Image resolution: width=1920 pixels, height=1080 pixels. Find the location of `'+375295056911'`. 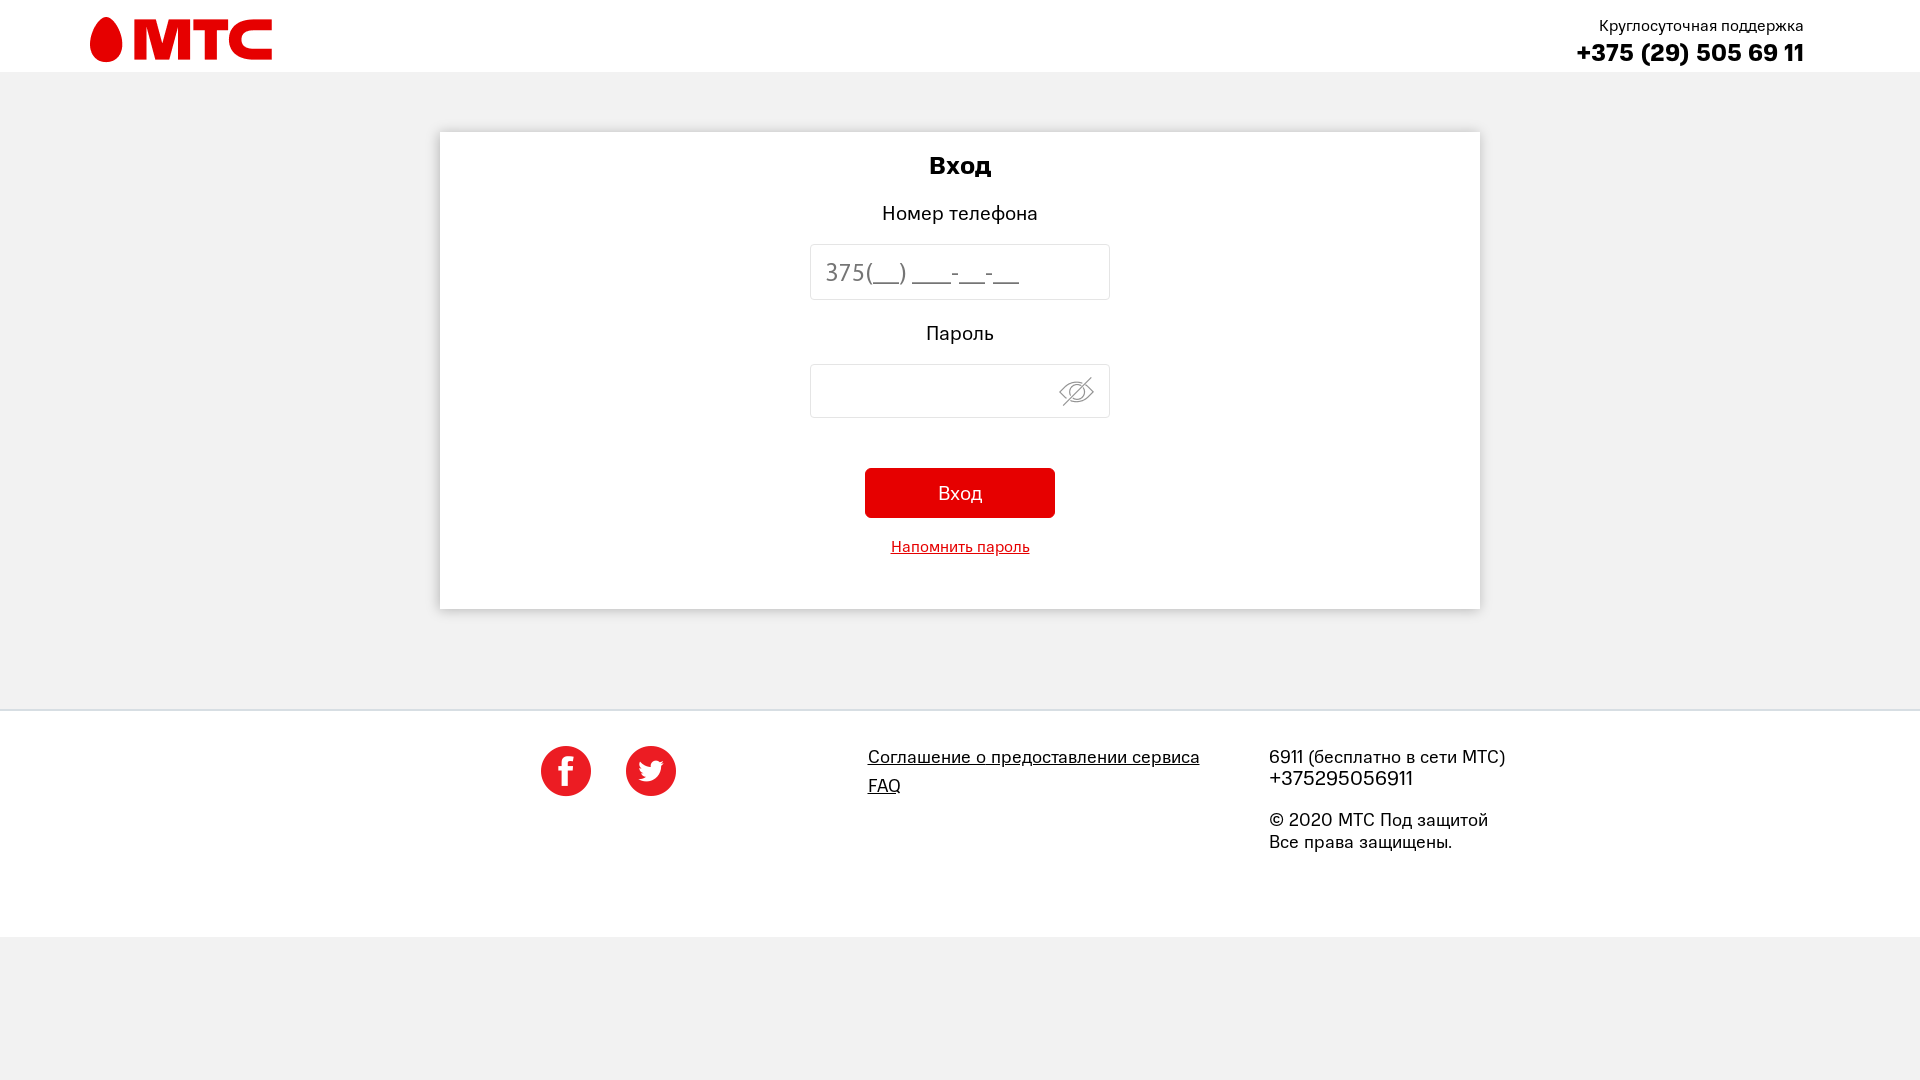

'+375295056911' is located at coordinates (1267, 778).